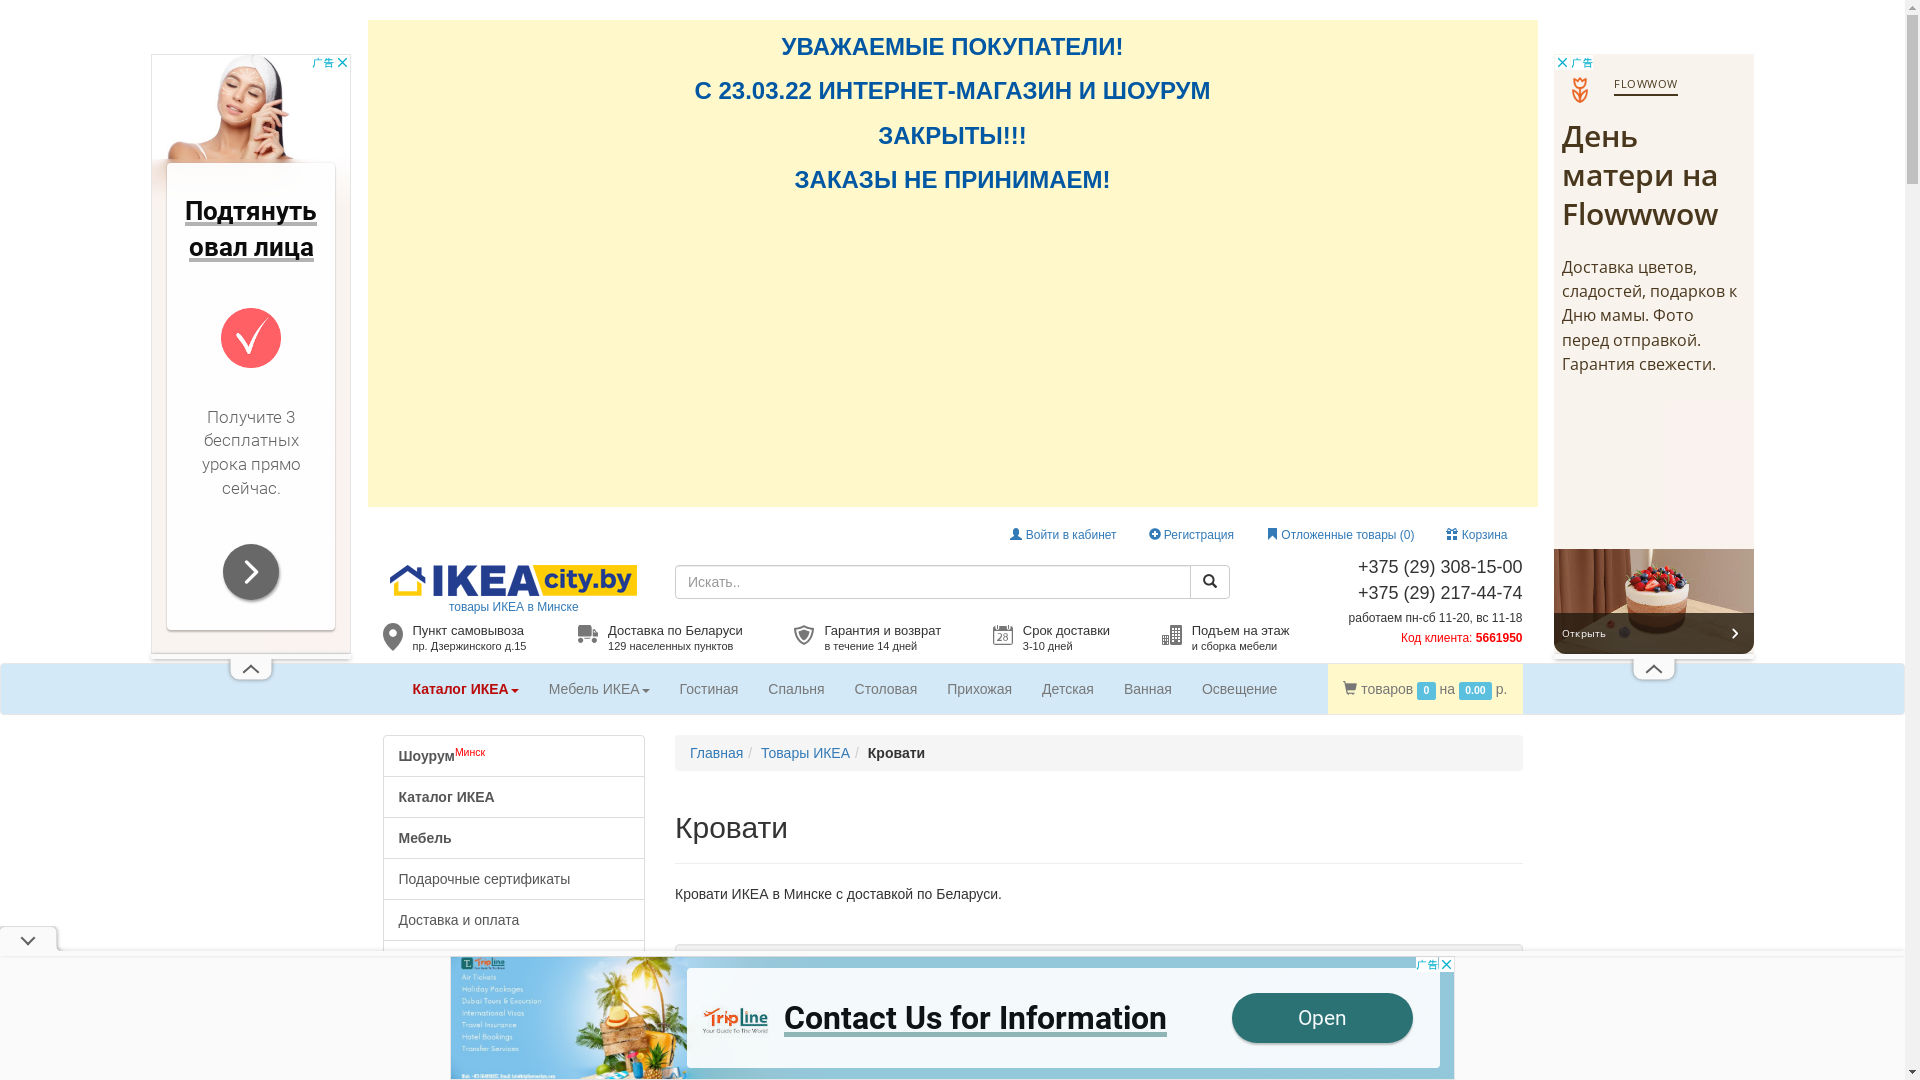 The image size is (1920, 1080). Describe the element at coordinates (1654, 353) in the screenshot. I see `'Advertisement'` at that location.